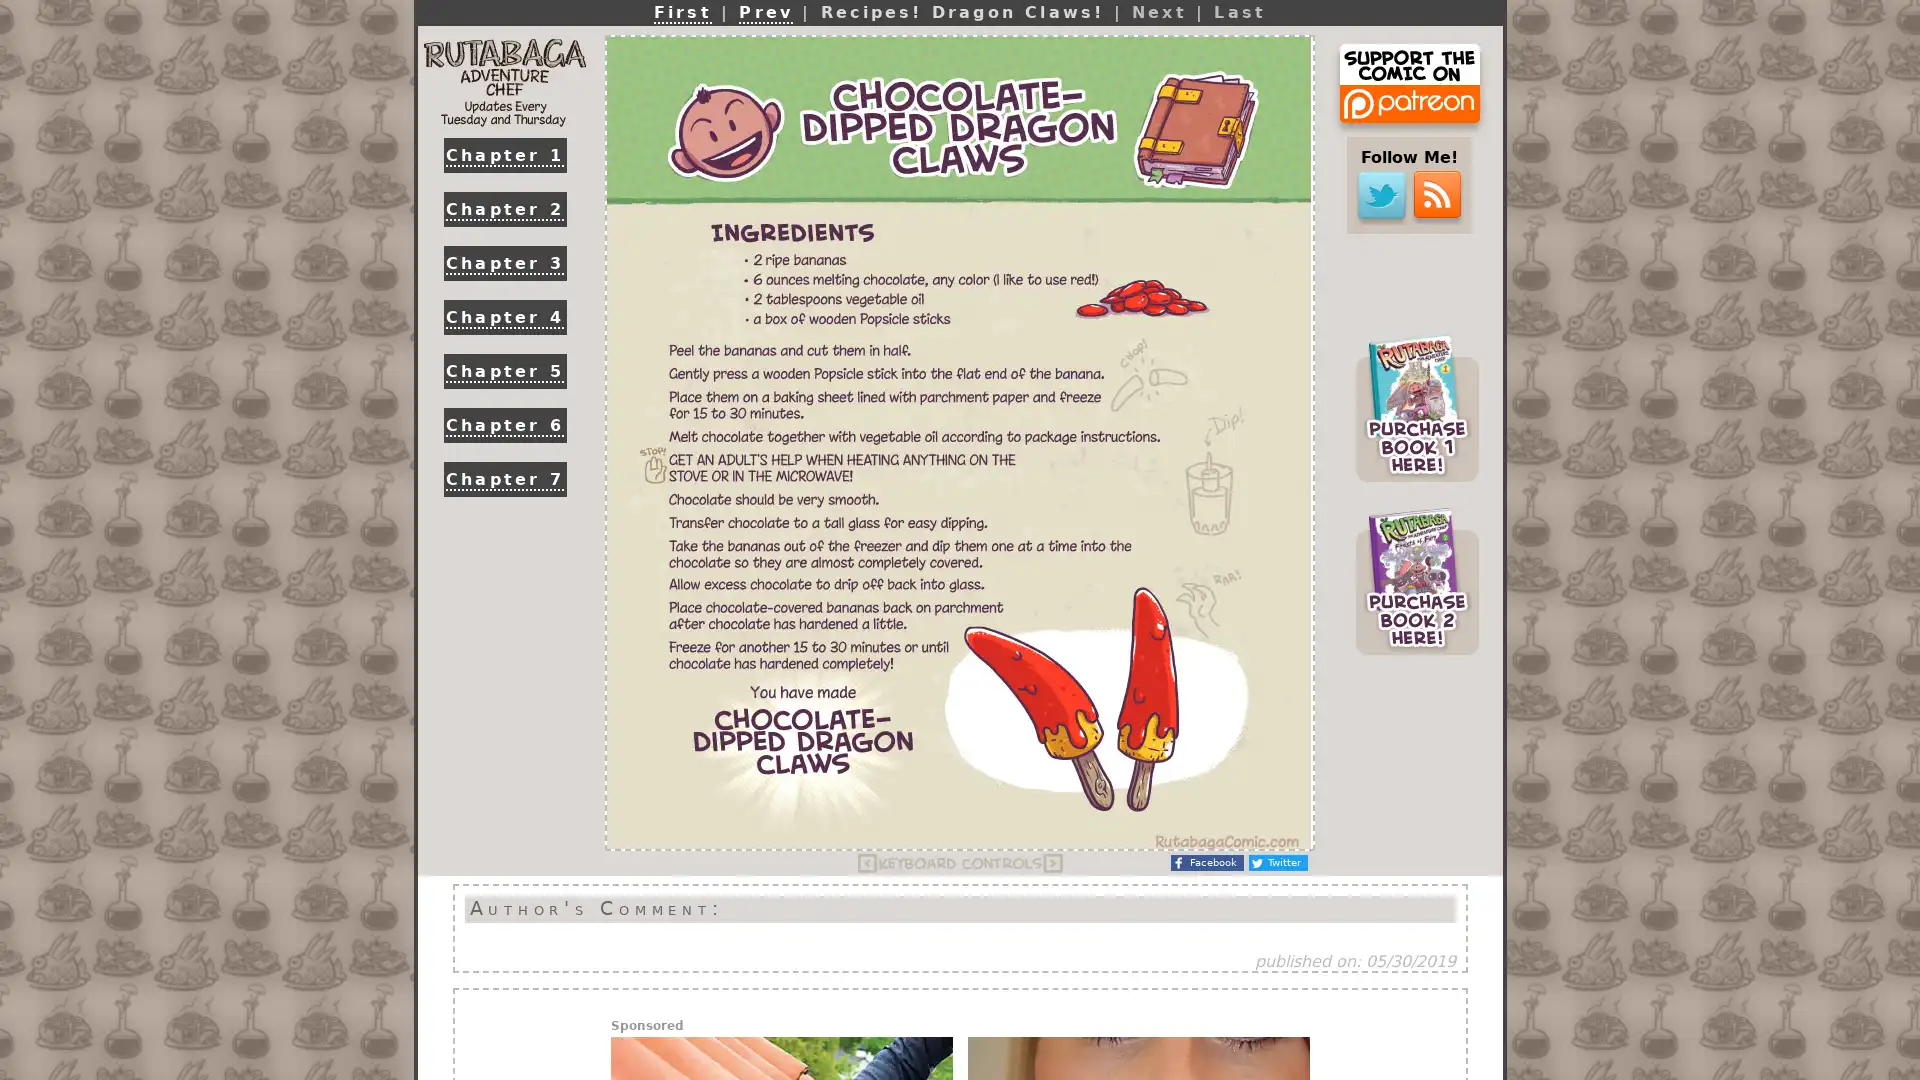 This screenshot has height=1080, width=1920. What do you see at coordinates (1277, 862) in the screenshot?
I see `Share to TwitterTwitter` at bounding box center [1277, 862].